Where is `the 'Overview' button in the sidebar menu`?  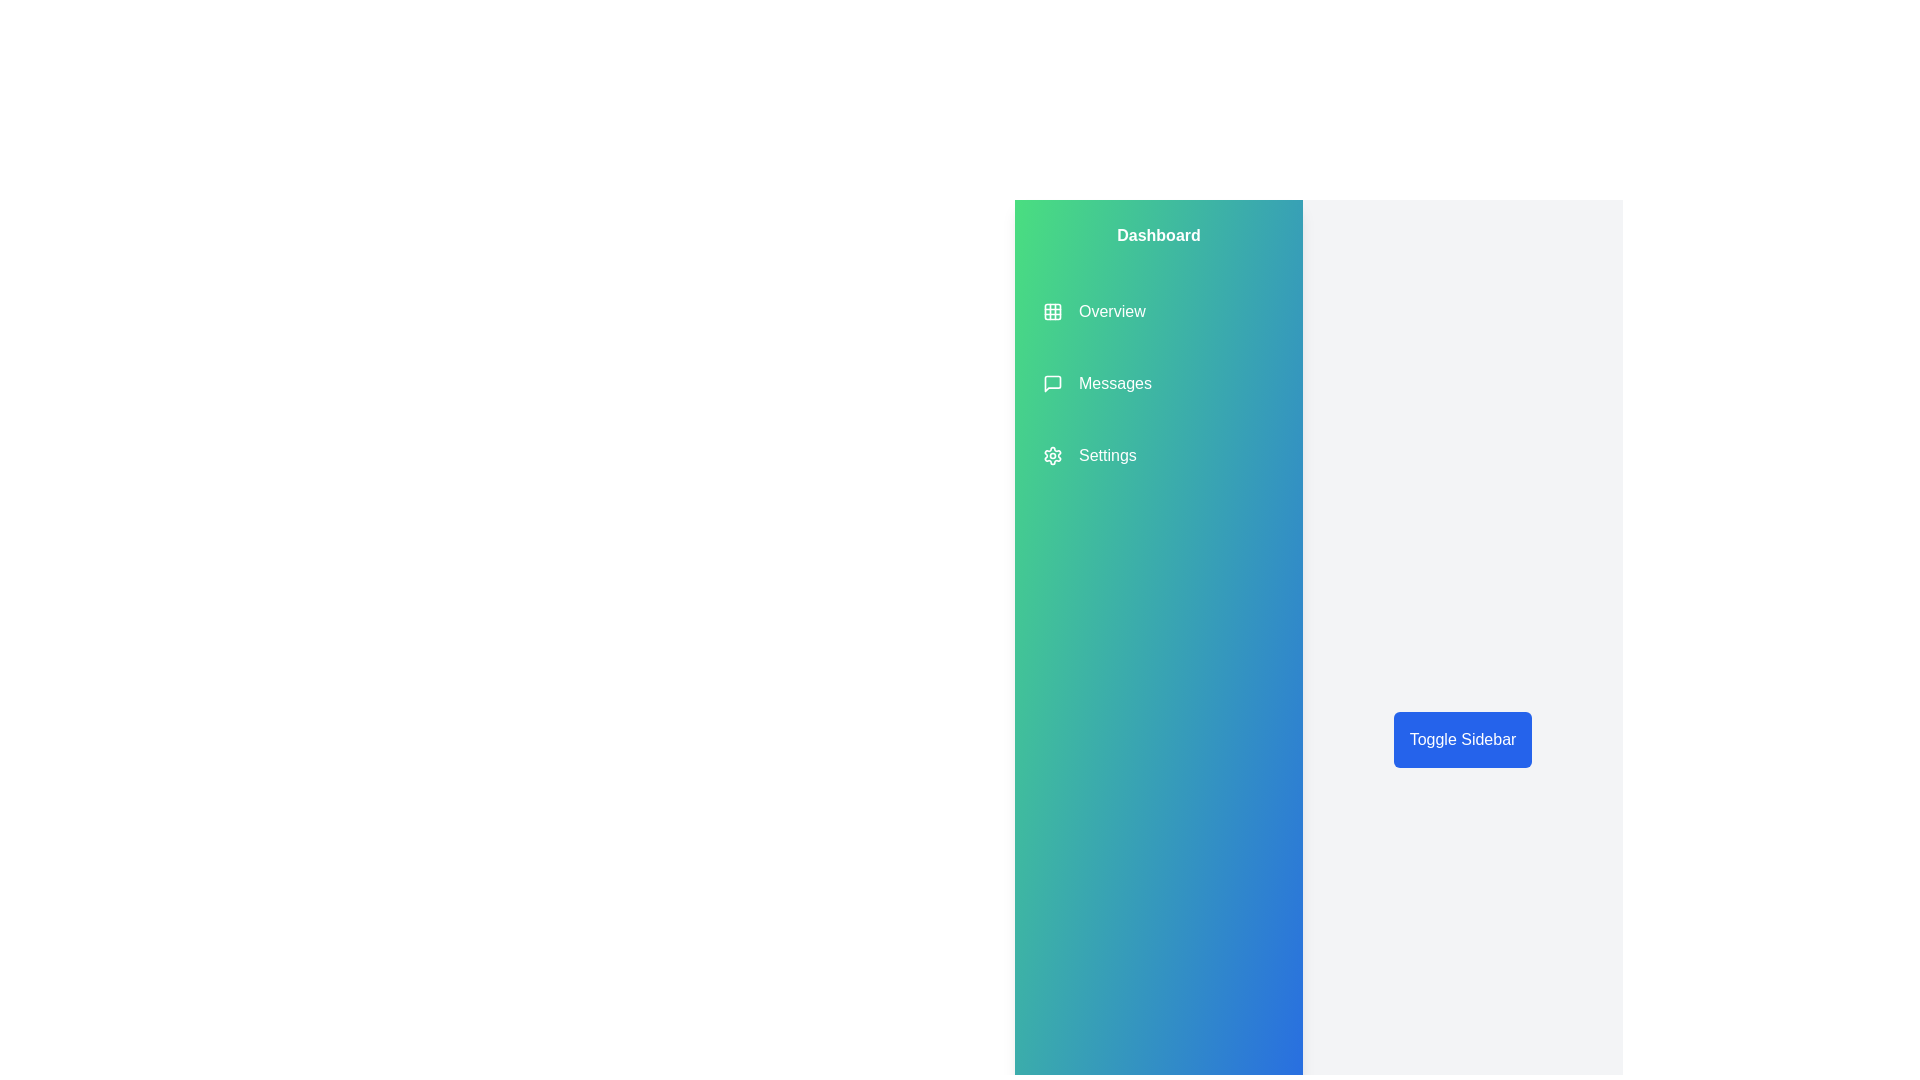
the 'Overview' button in the sidebar menu is located at coordinates (1093, 312).